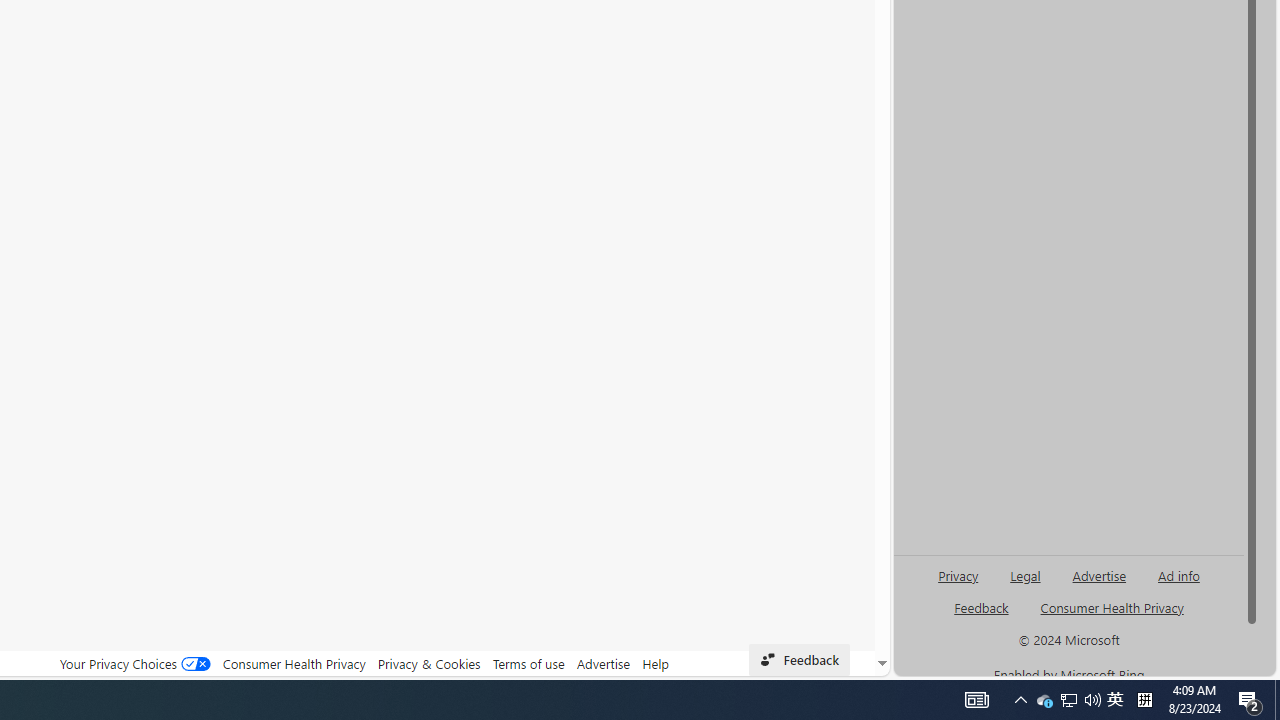 The height and width of the screenshot is (720, 1280). I want to click on 'Privacy & Cookies', so click(428, 663).